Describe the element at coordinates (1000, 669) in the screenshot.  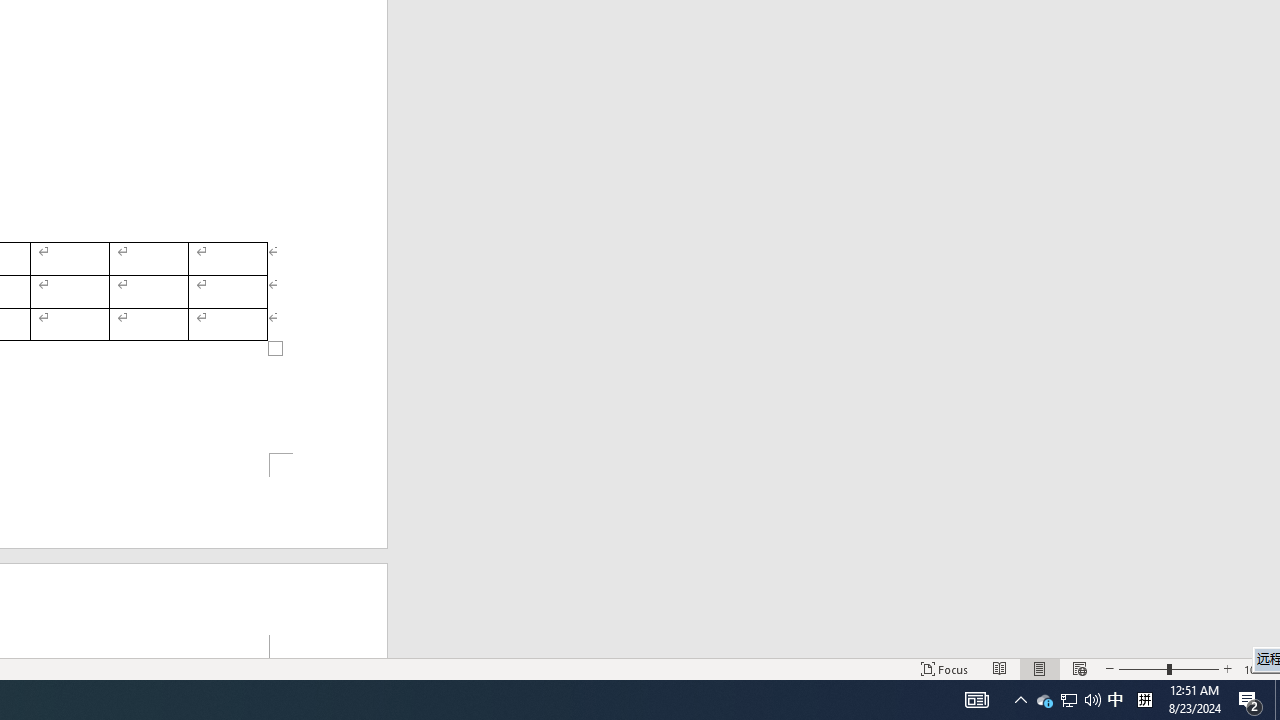
I see `'Read Mode'` at that location.